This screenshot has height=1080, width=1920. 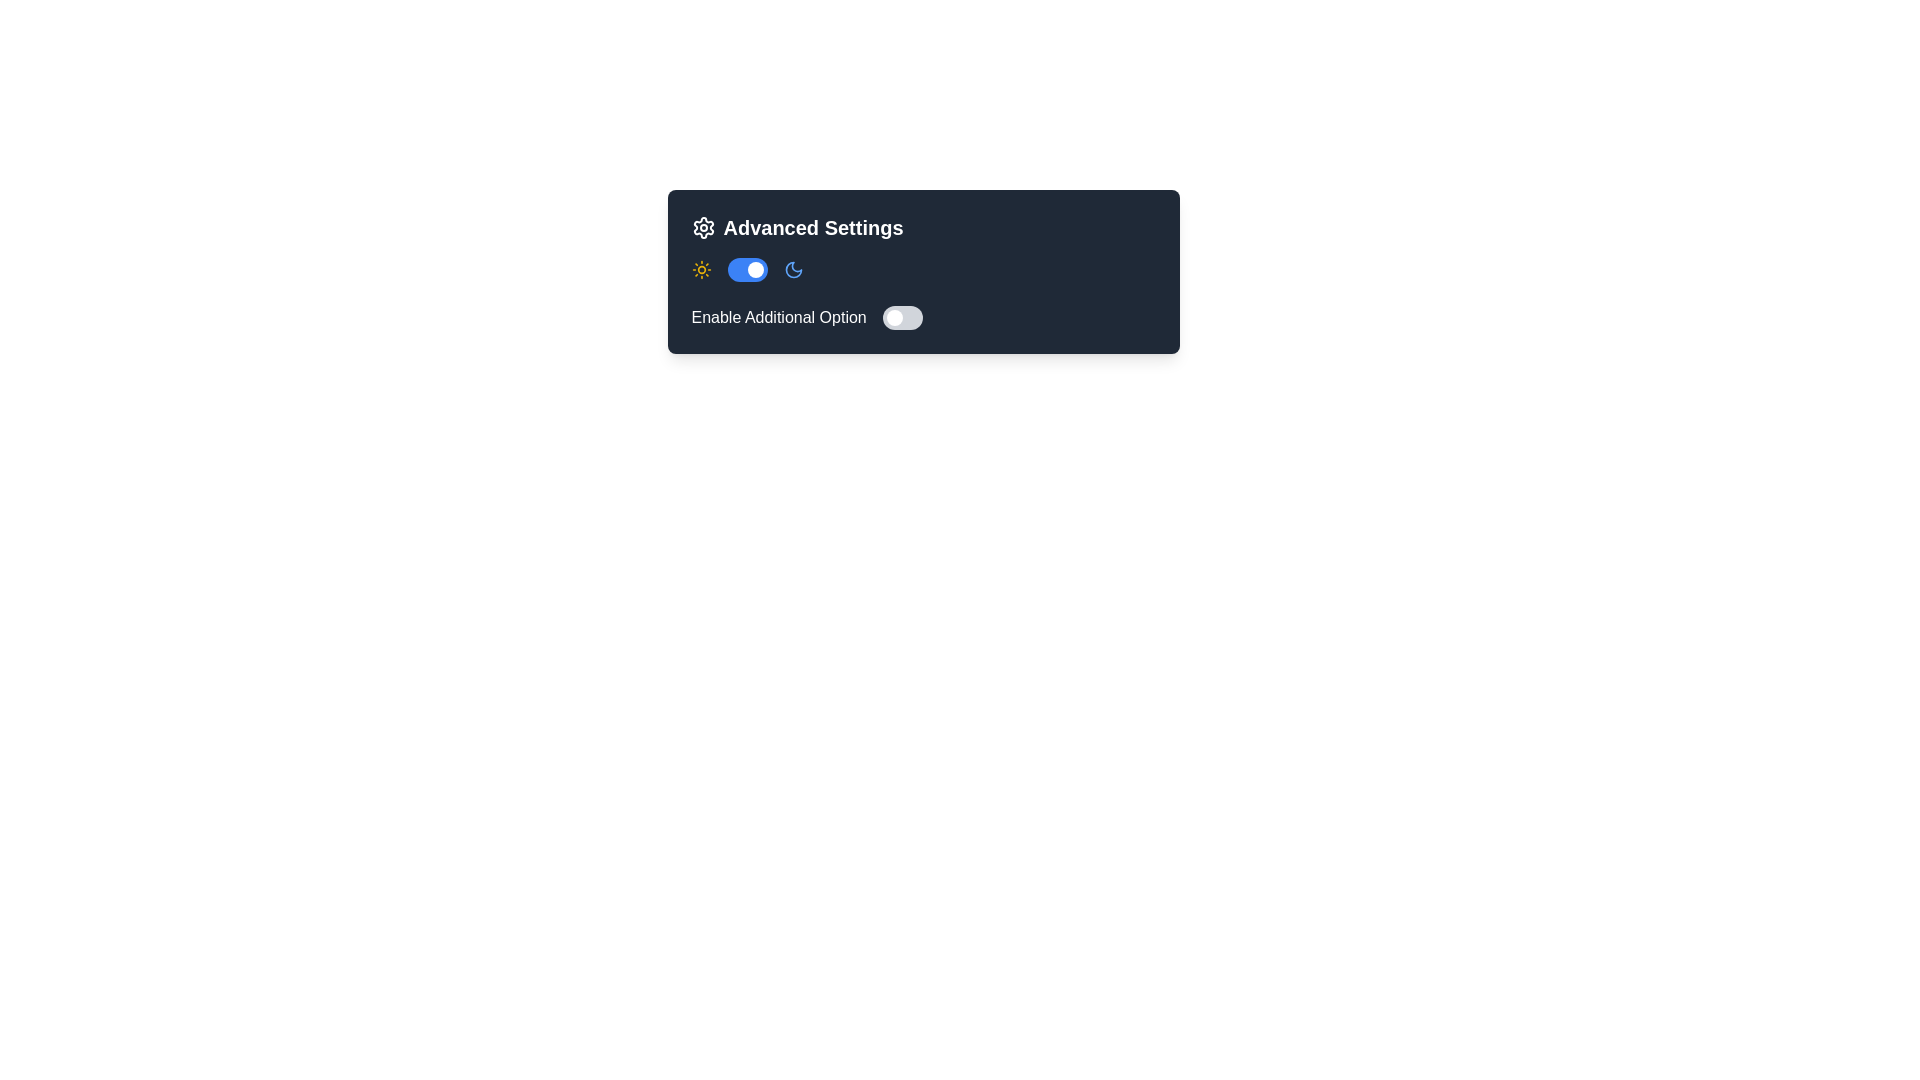 What do you see at coordinates (922, 270) in the screenshot?
I see `the icons for theme selection in the toggle switch located in the 'Advanced Settings' panel` at bounding box center [922, 270].